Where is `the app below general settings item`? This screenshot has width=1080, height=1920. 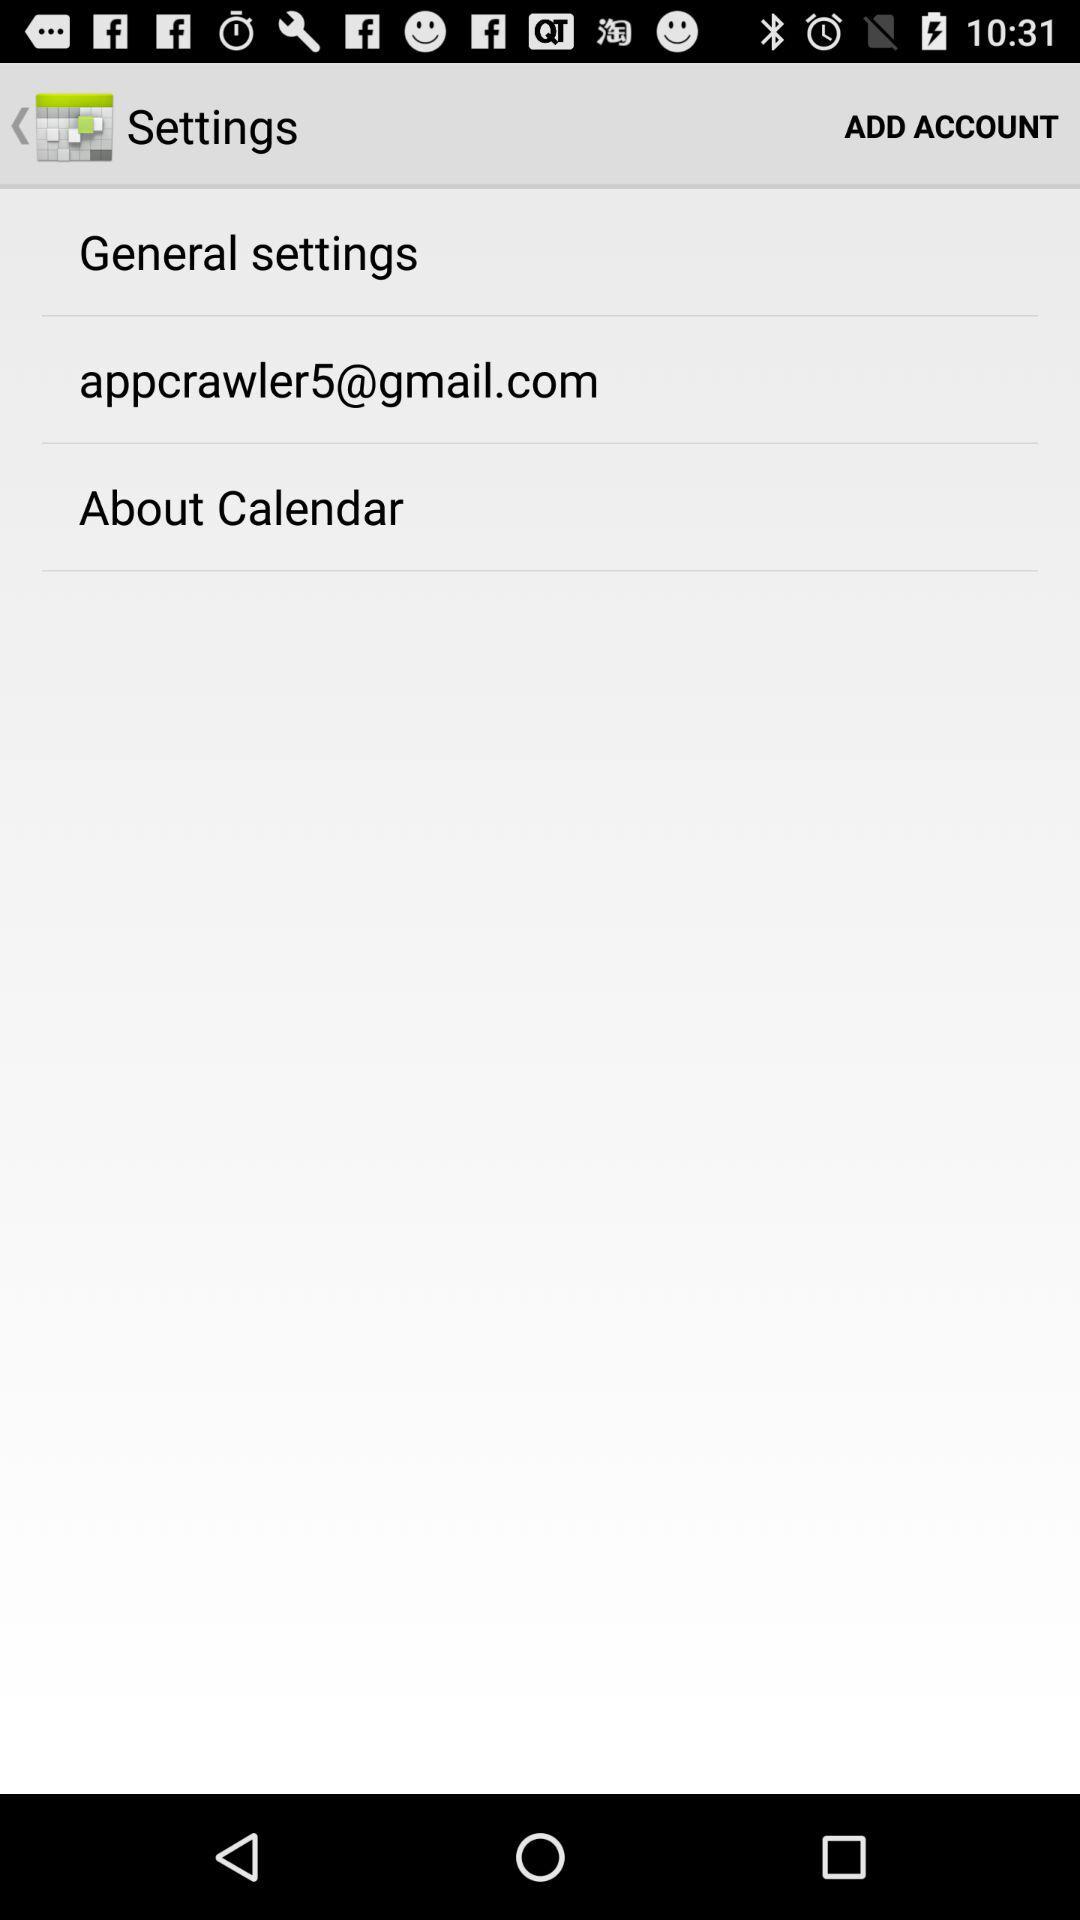 the app below general settings item is located at coordinates (338, 379).